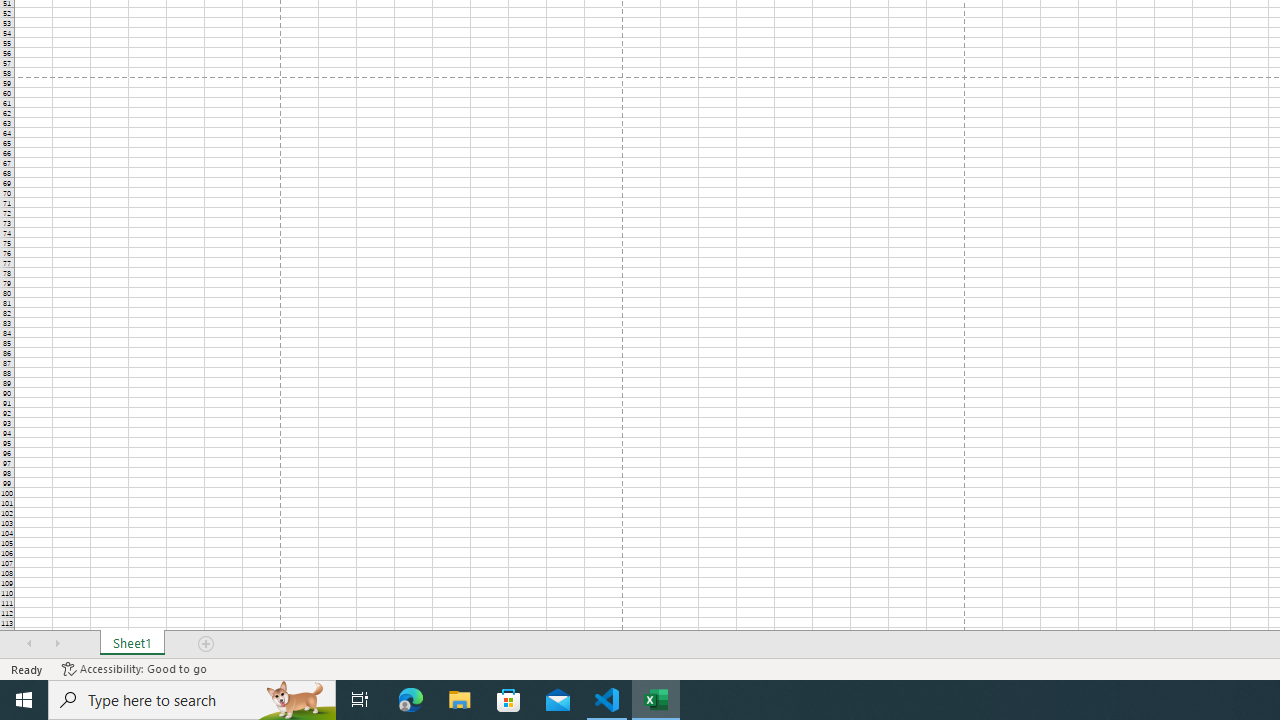 The width and height of the screenshot is (1280, 720). Describe the element at coordinates (57, 644) in the screenshot. I see `'Scroll Right'` at that location.